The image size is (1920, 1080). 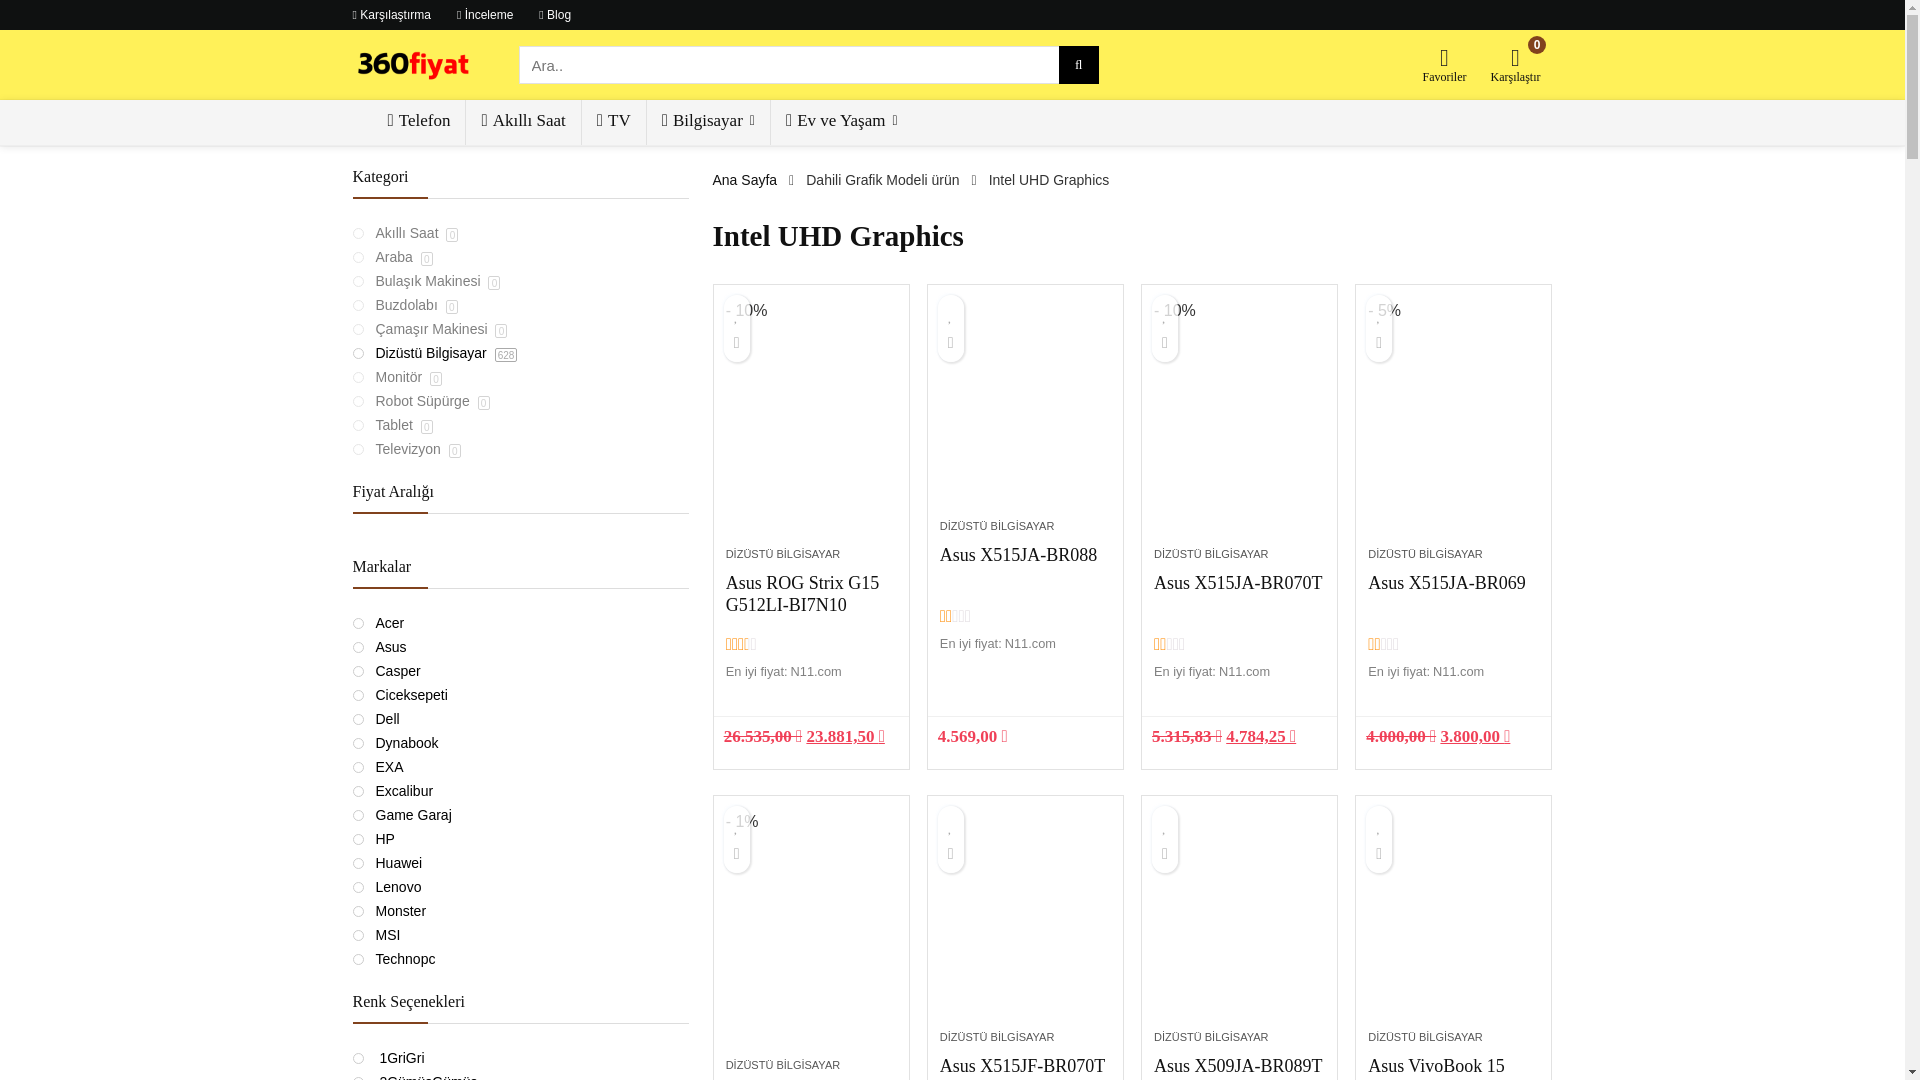 I want to click on 'Ana Sayfa', so click(x=711, y=180).